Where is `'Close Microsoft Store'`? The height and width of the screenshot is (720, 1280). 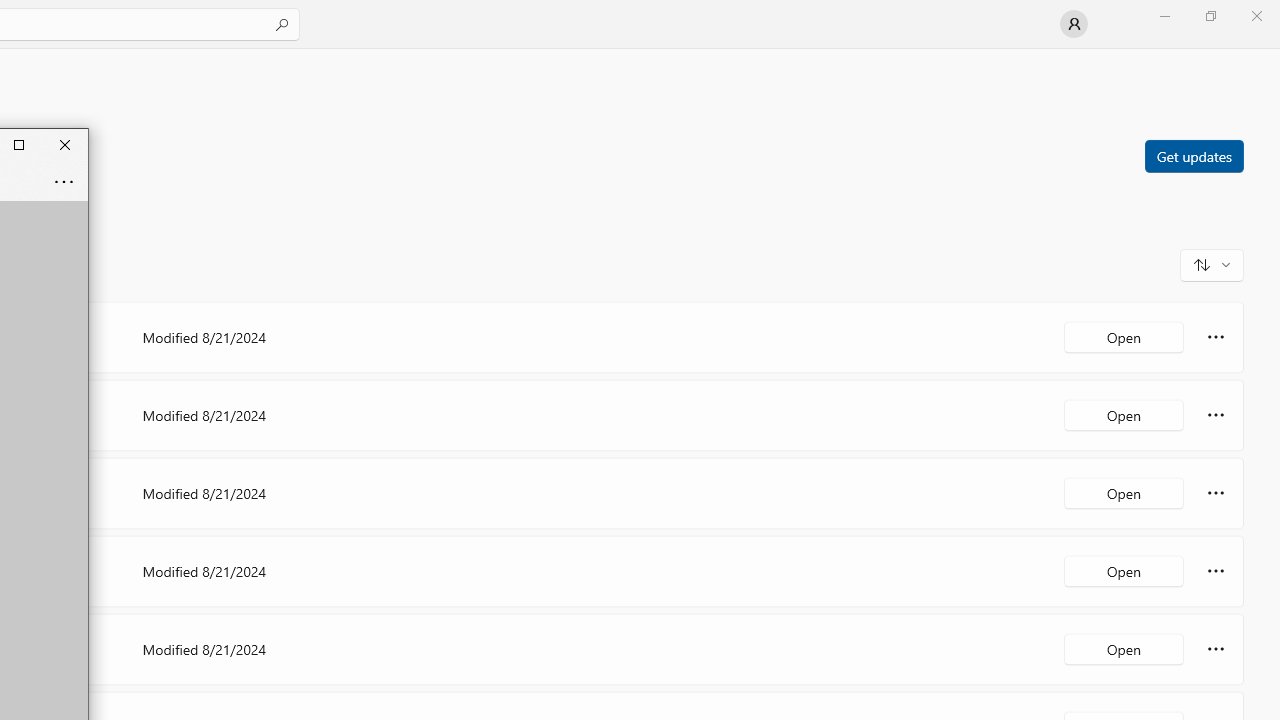 'Close Microsoft Store' is located at coordinates (1255, 15).